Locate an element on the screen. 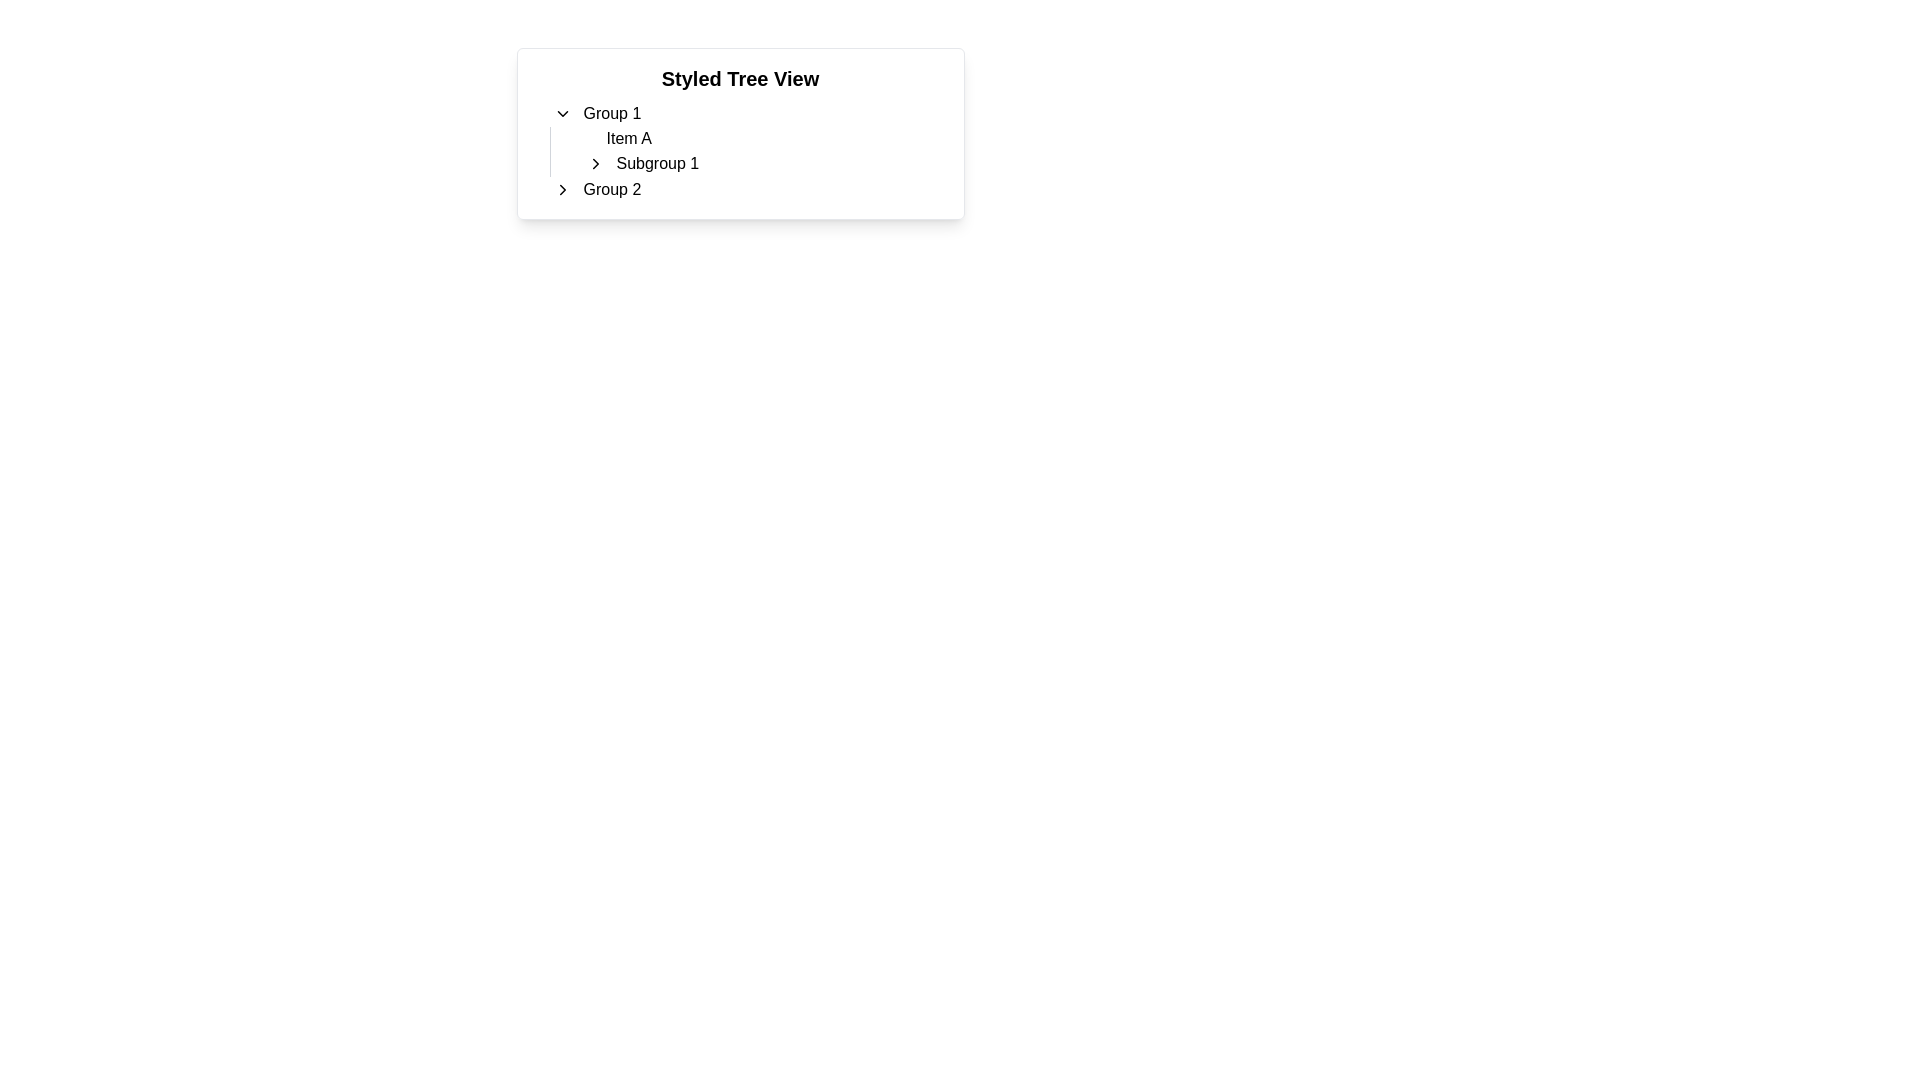 This screenshot has height=1080, width=1920. the Chevron icon button located to the left of the label 'Subgroup 1' is located at coordinates (594, 163).